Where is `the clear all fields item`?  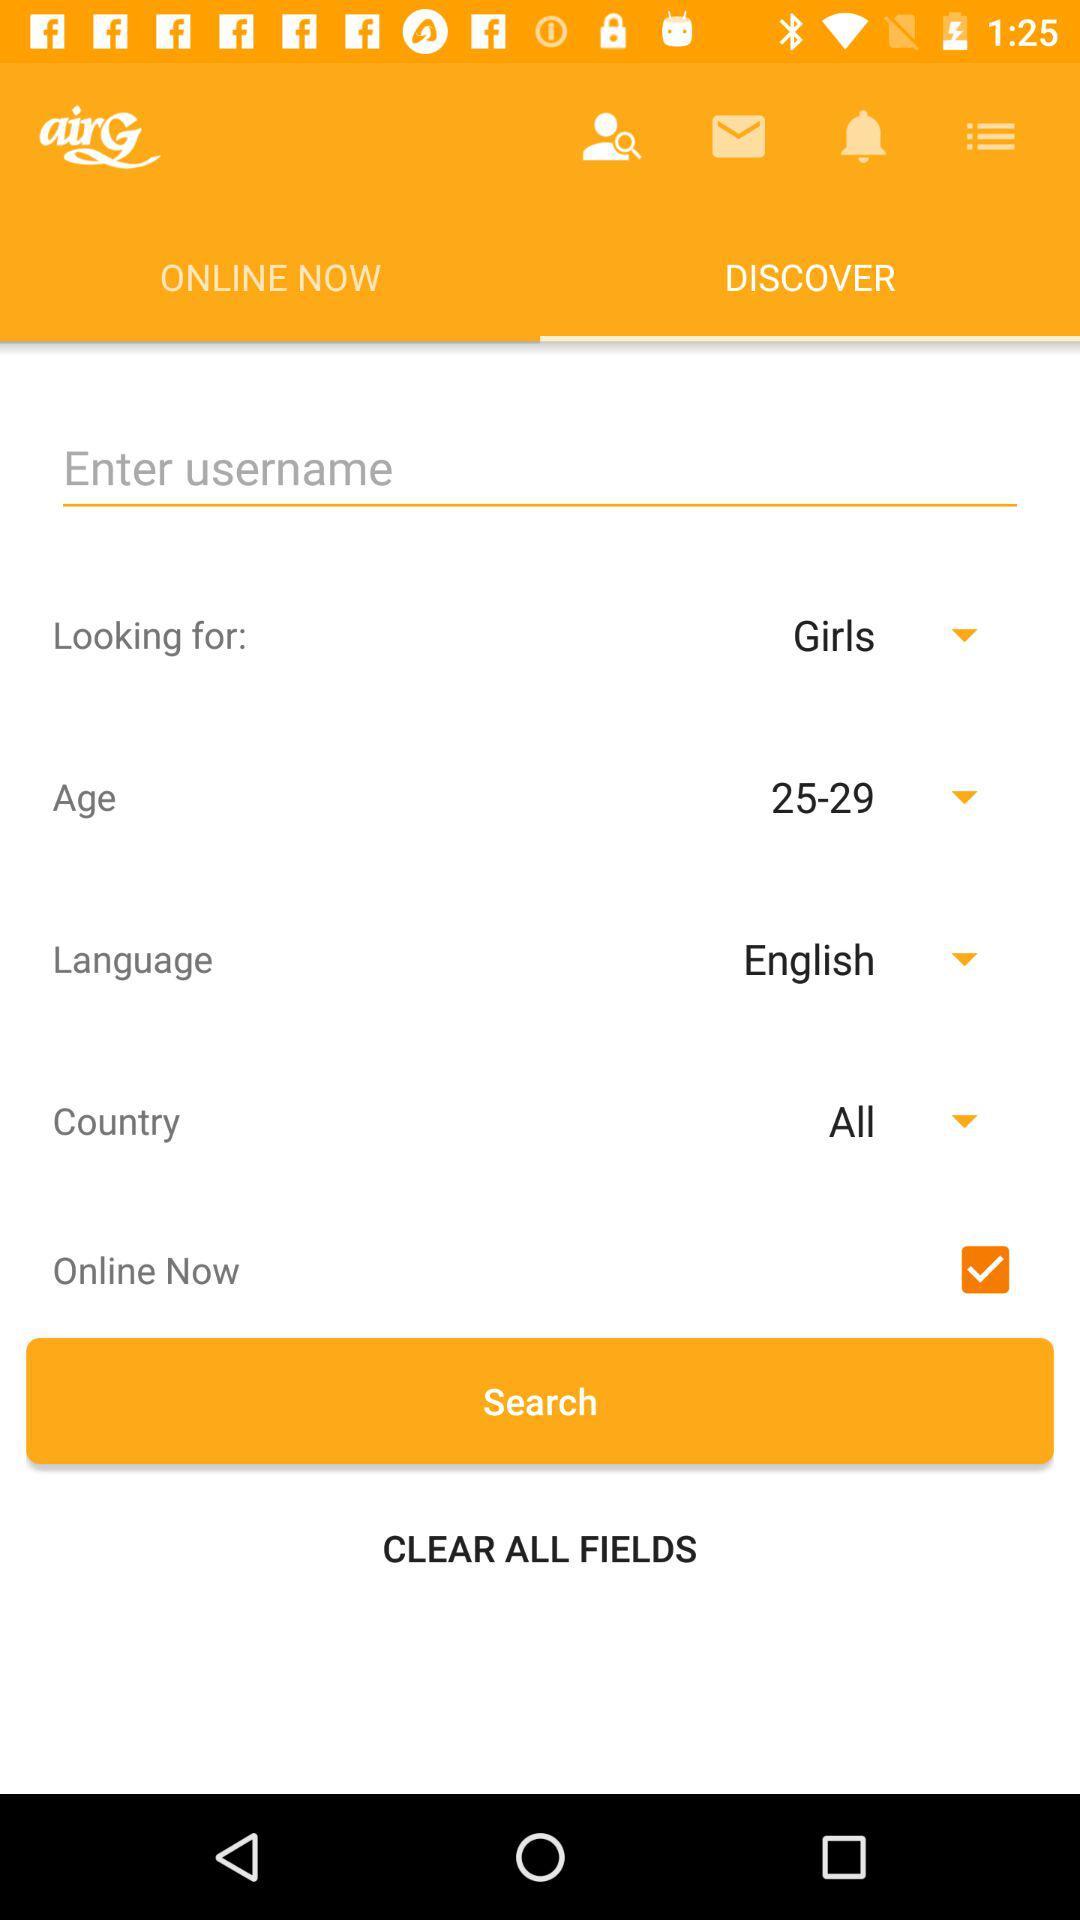
the clear all fields item is located at coordinates (540, 1547).